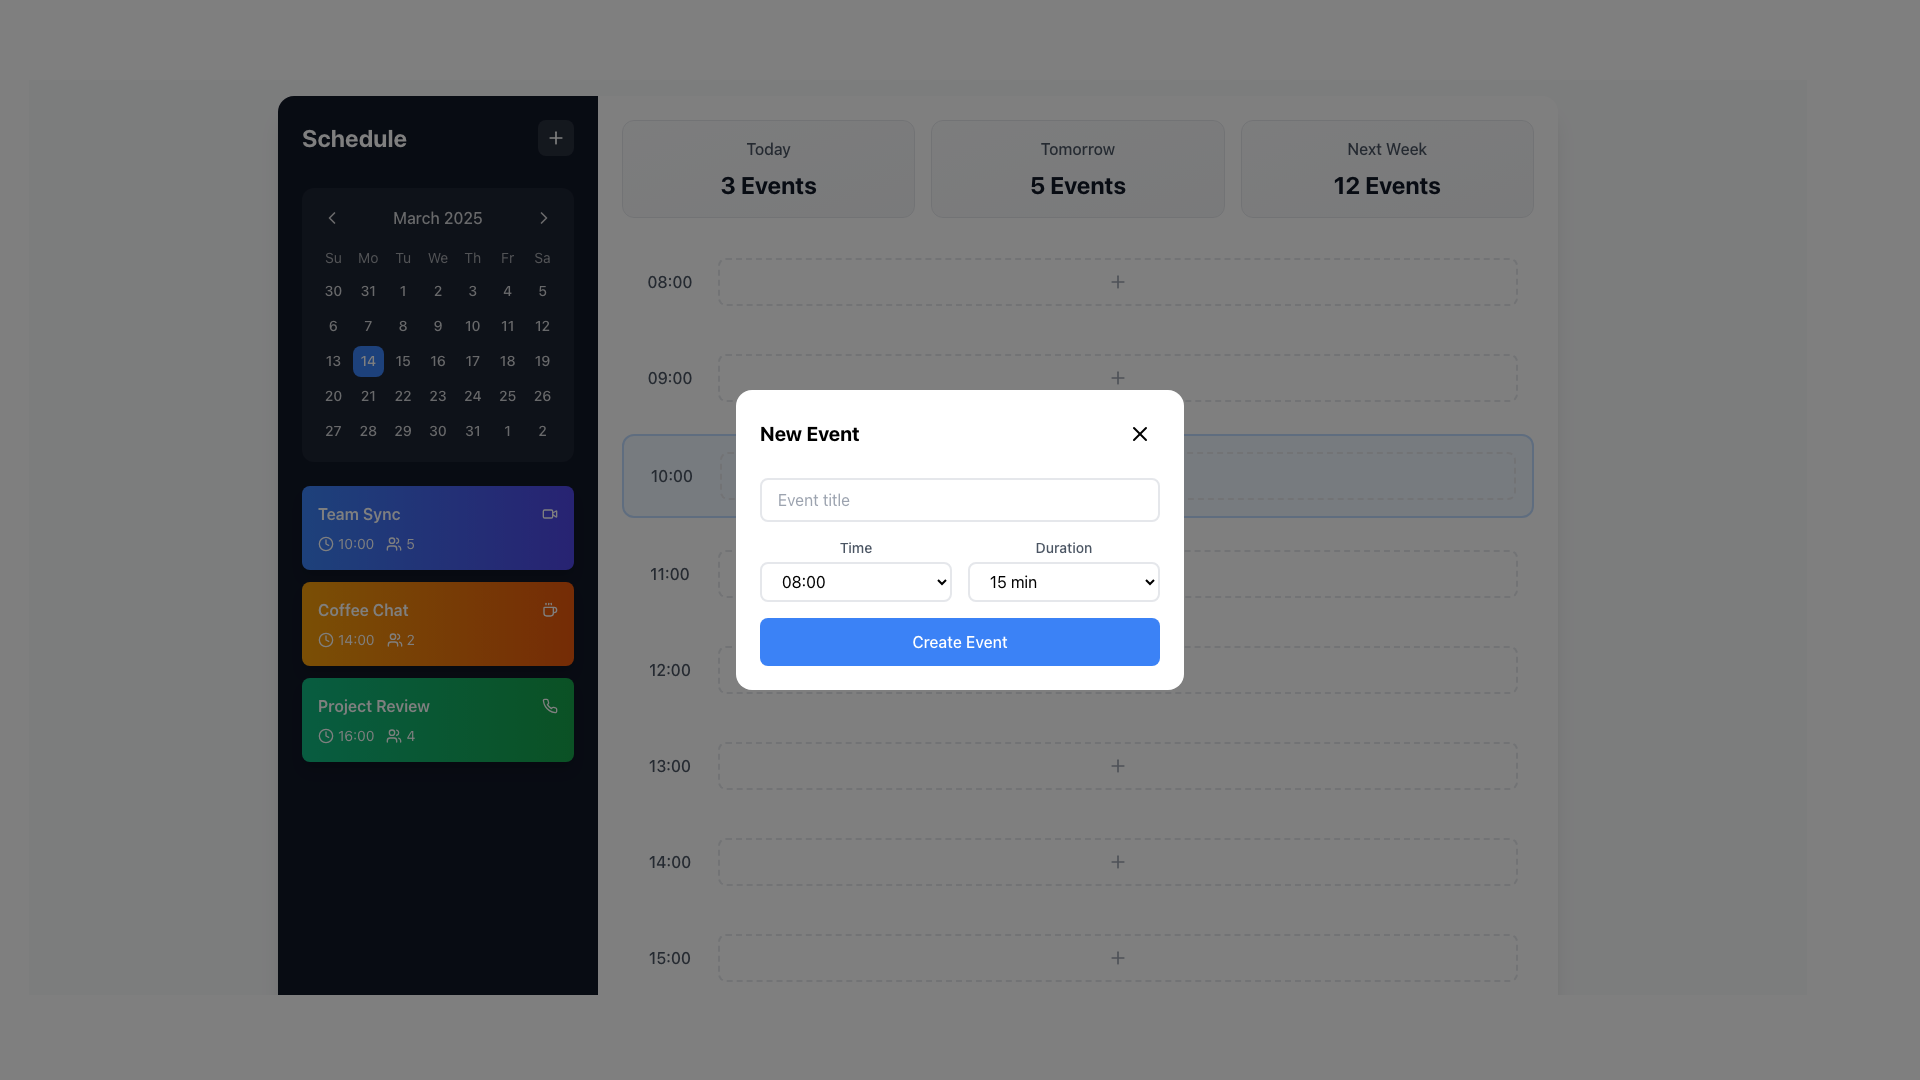 The height and width of the screenshot is (1080, 1920). What do you see at coordinates (402, 290) in the screenshot?
I see `the Calendar Date Button displaying the number '1'` at bounding box center [402, 290].